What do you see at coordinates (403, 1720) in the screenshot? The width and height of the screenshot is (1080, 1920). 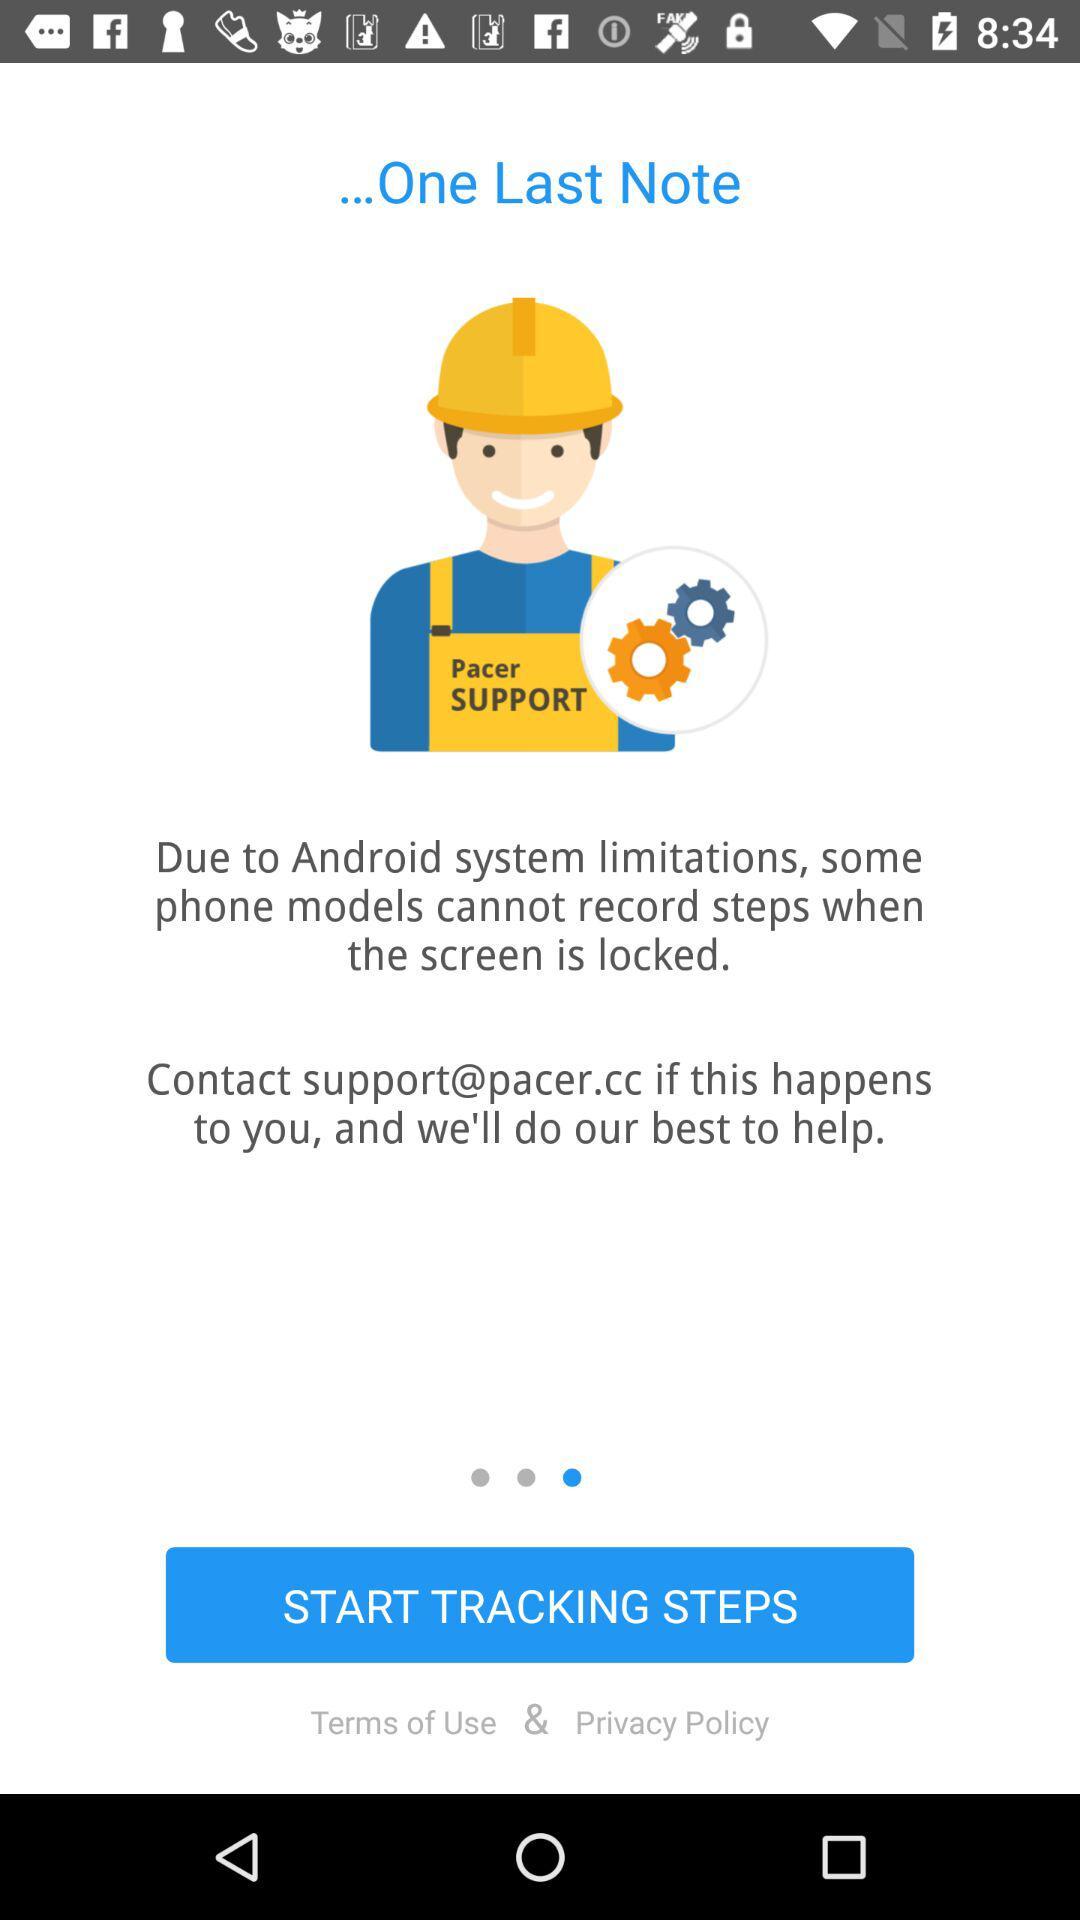 I see `icon below start tracking steps icon` at bounding box center [403, 1720].